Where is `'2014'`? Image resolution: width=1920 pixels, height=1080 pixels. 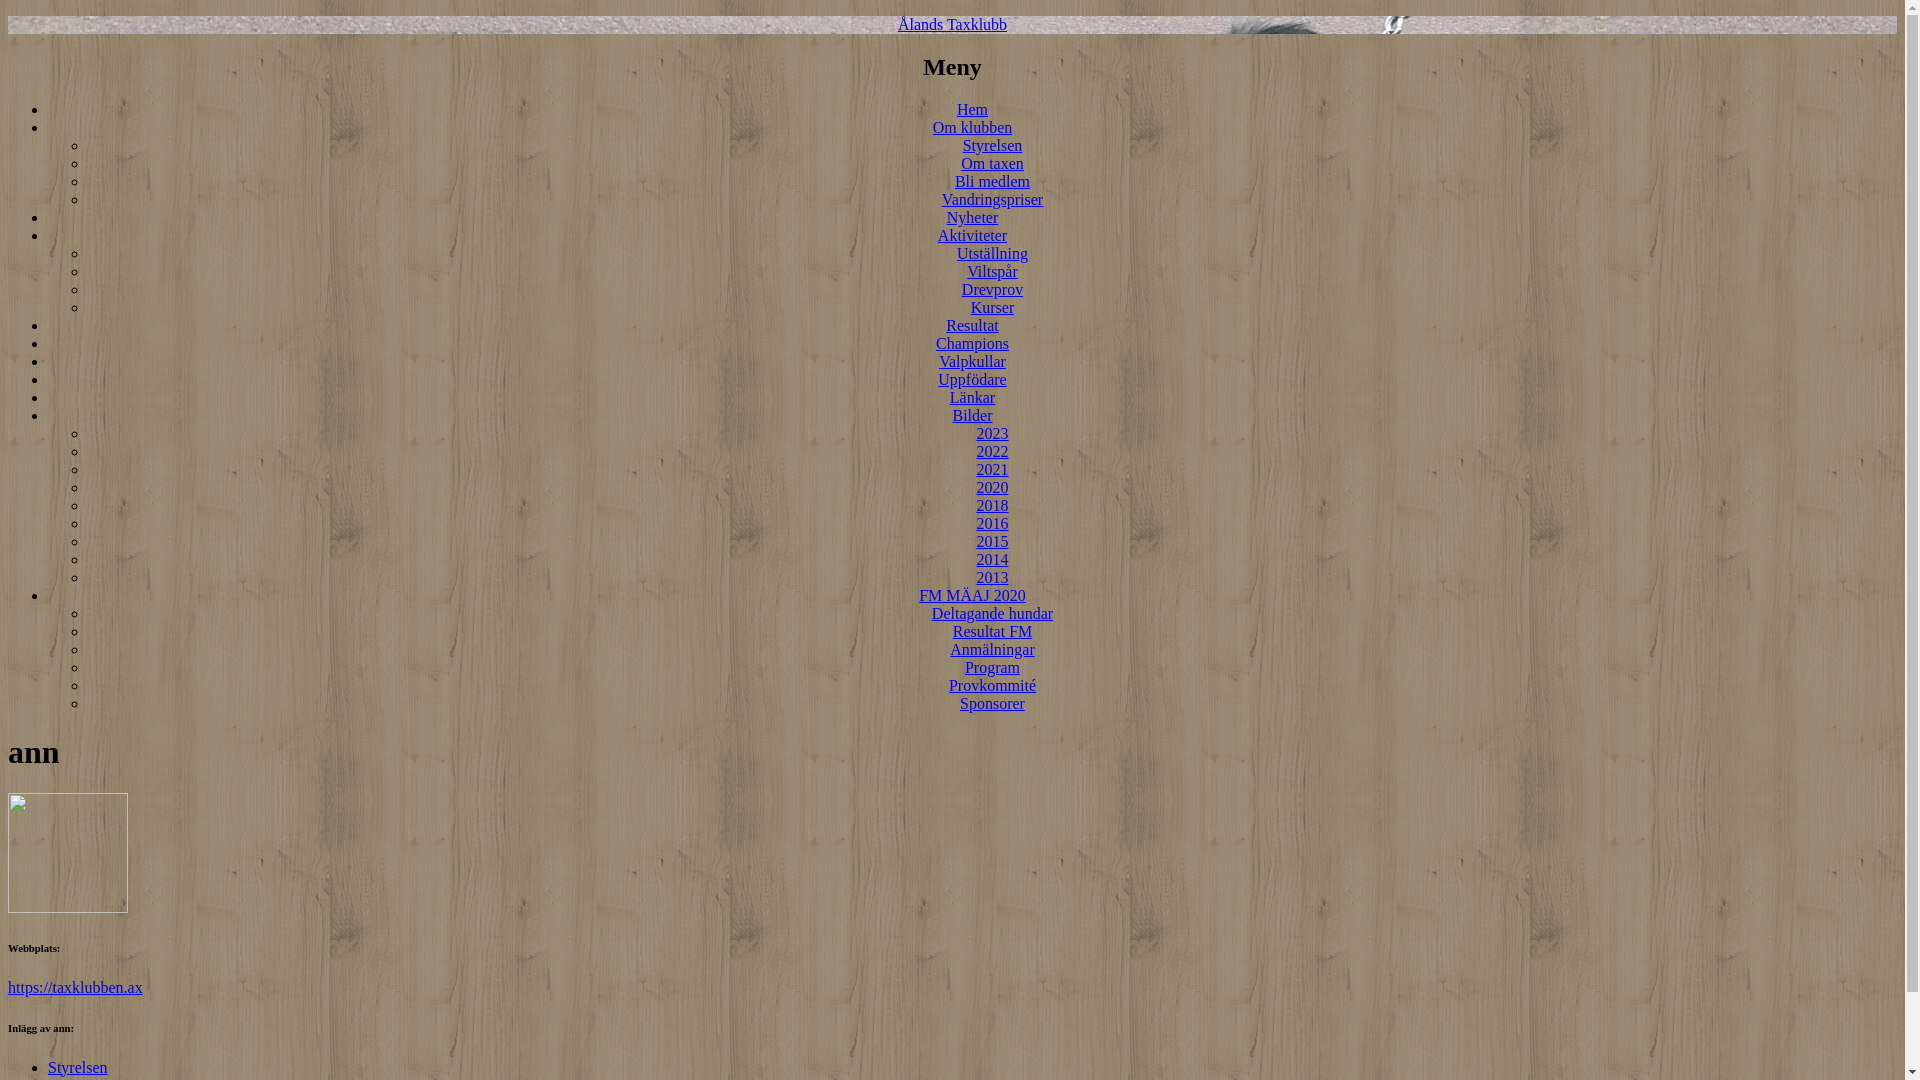 '2014' is located at coordinates (992, 559).